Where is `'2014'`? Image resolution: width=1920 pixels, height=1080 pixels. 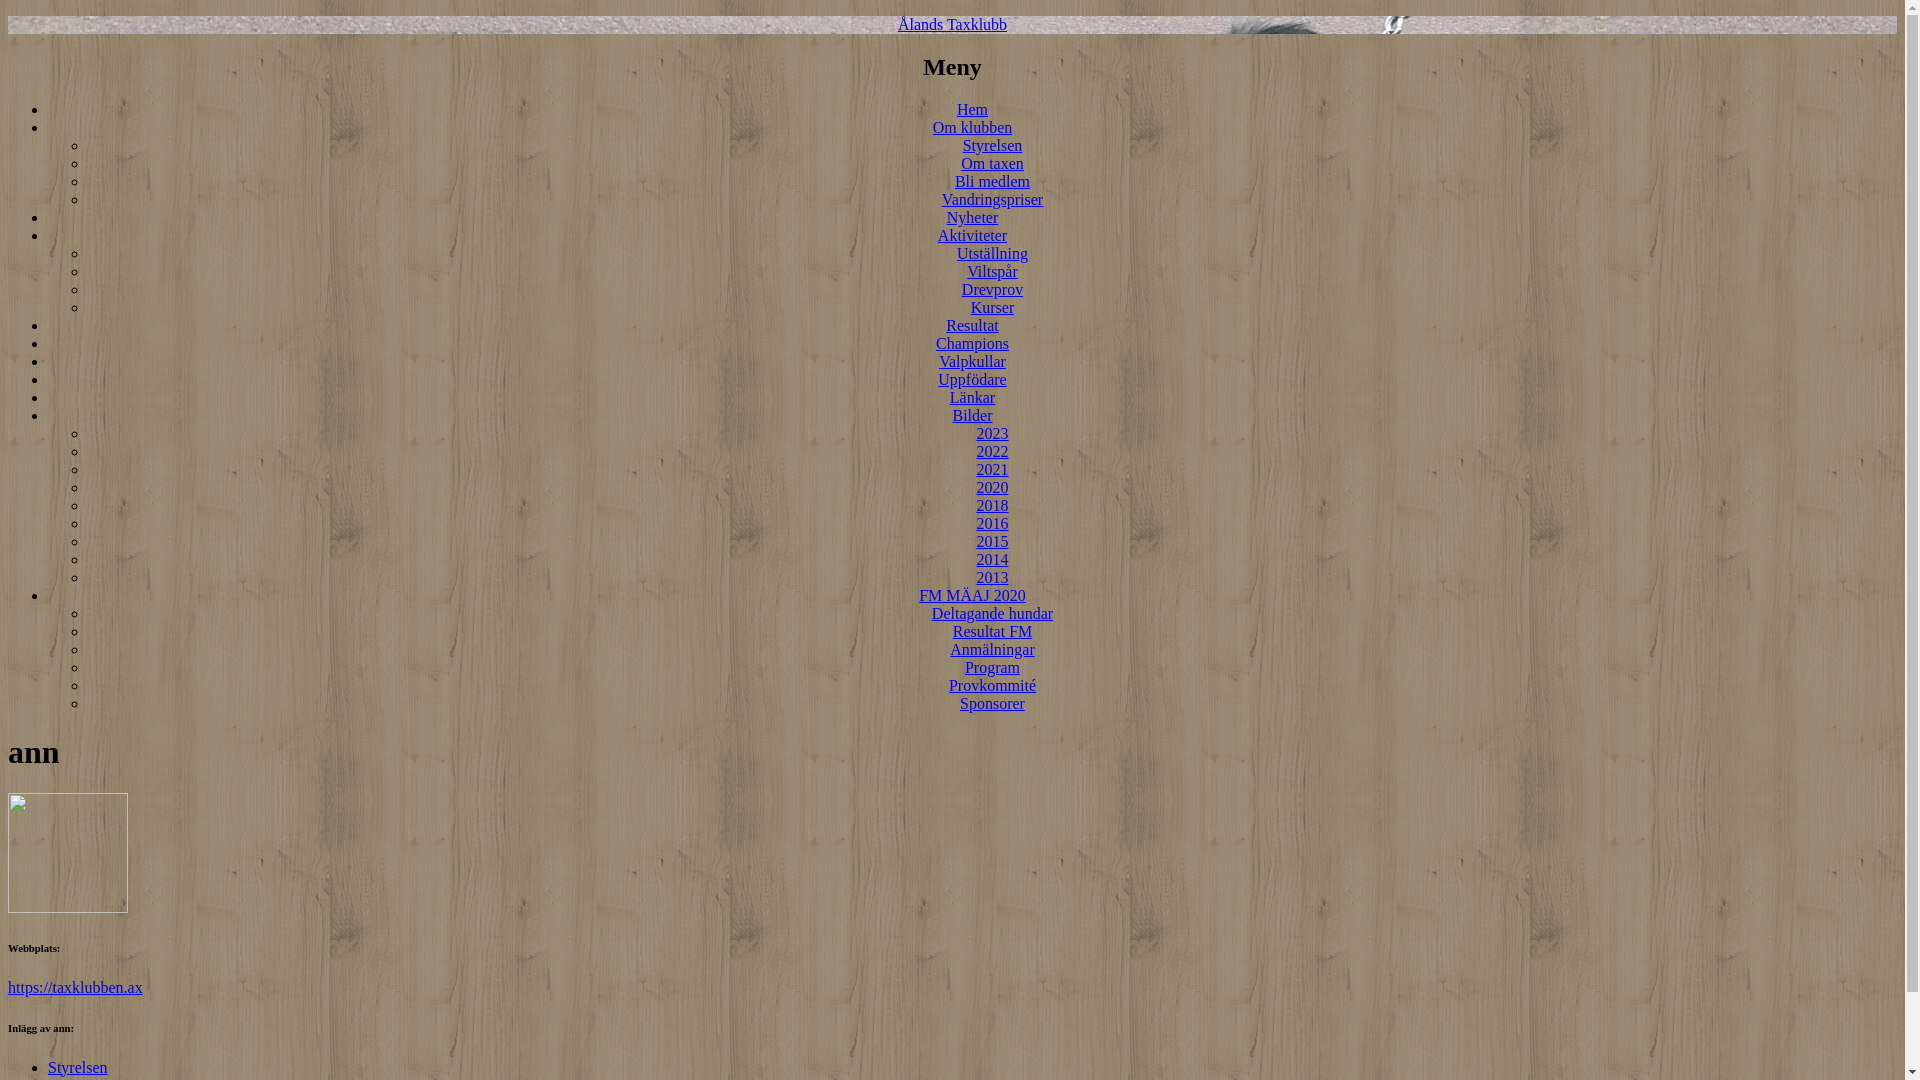 '2014' is located at coordinates (992, 559).